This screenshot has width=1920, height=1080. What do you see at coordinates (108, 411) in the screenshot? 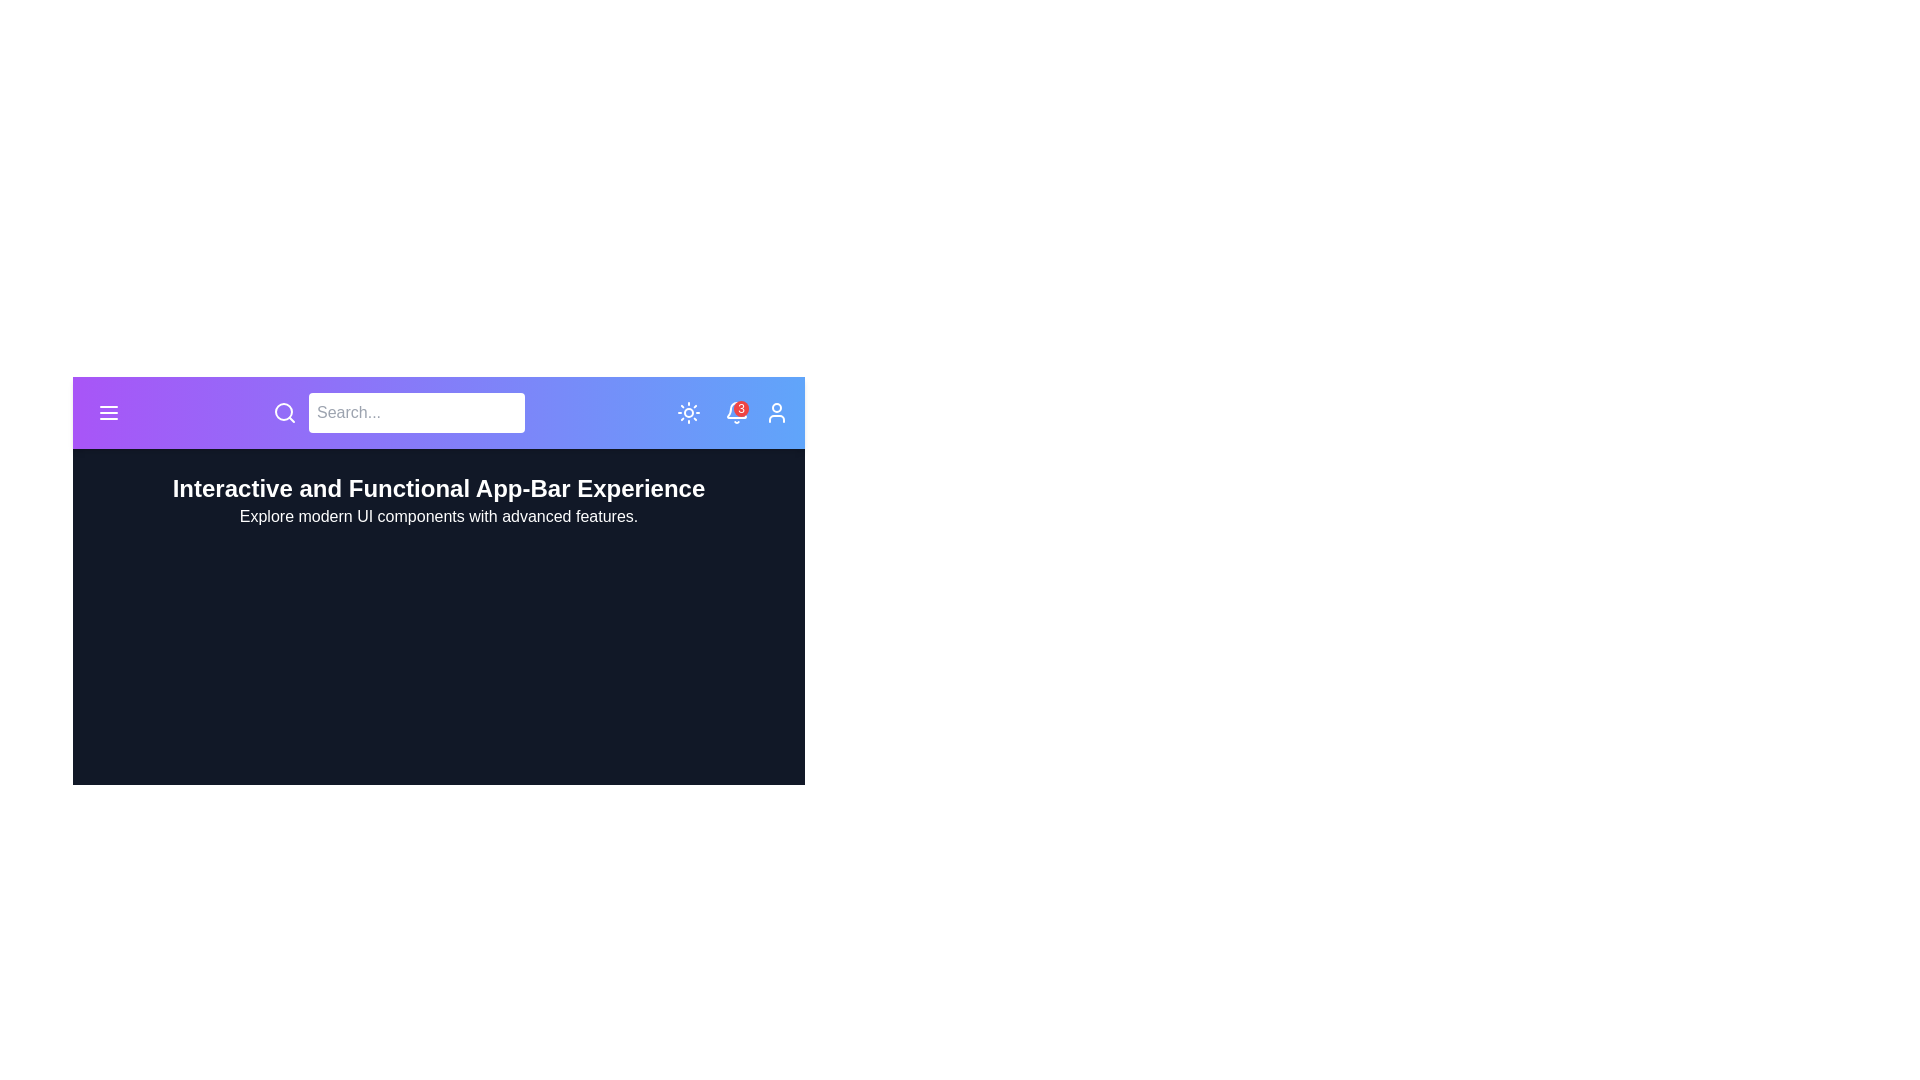
I see `the menu button to open the menu` at bounding box center [108, 411].